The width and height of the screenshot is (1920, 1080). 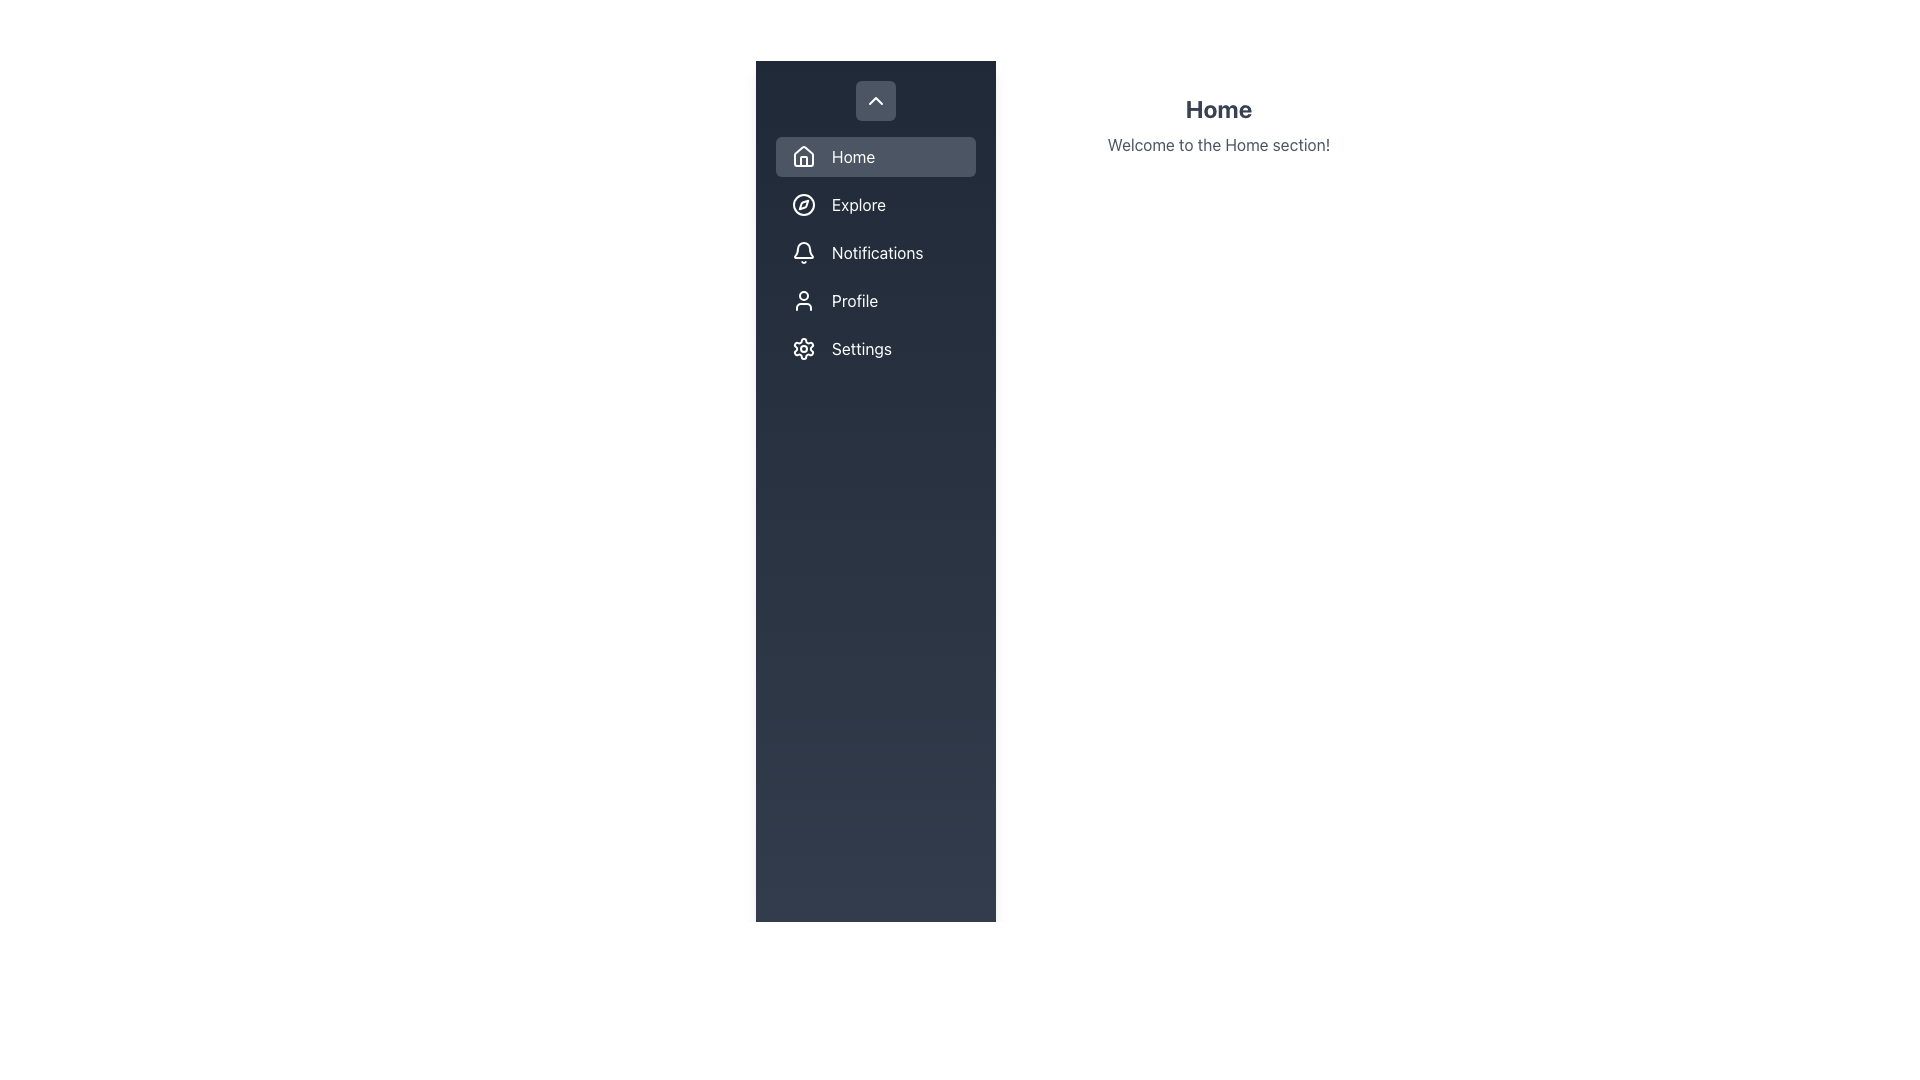 I want to click on text label 'Notifications' styled in white font located in the left-side navigation menu, adjacent to the bell icon, so click(x=877, y=252).